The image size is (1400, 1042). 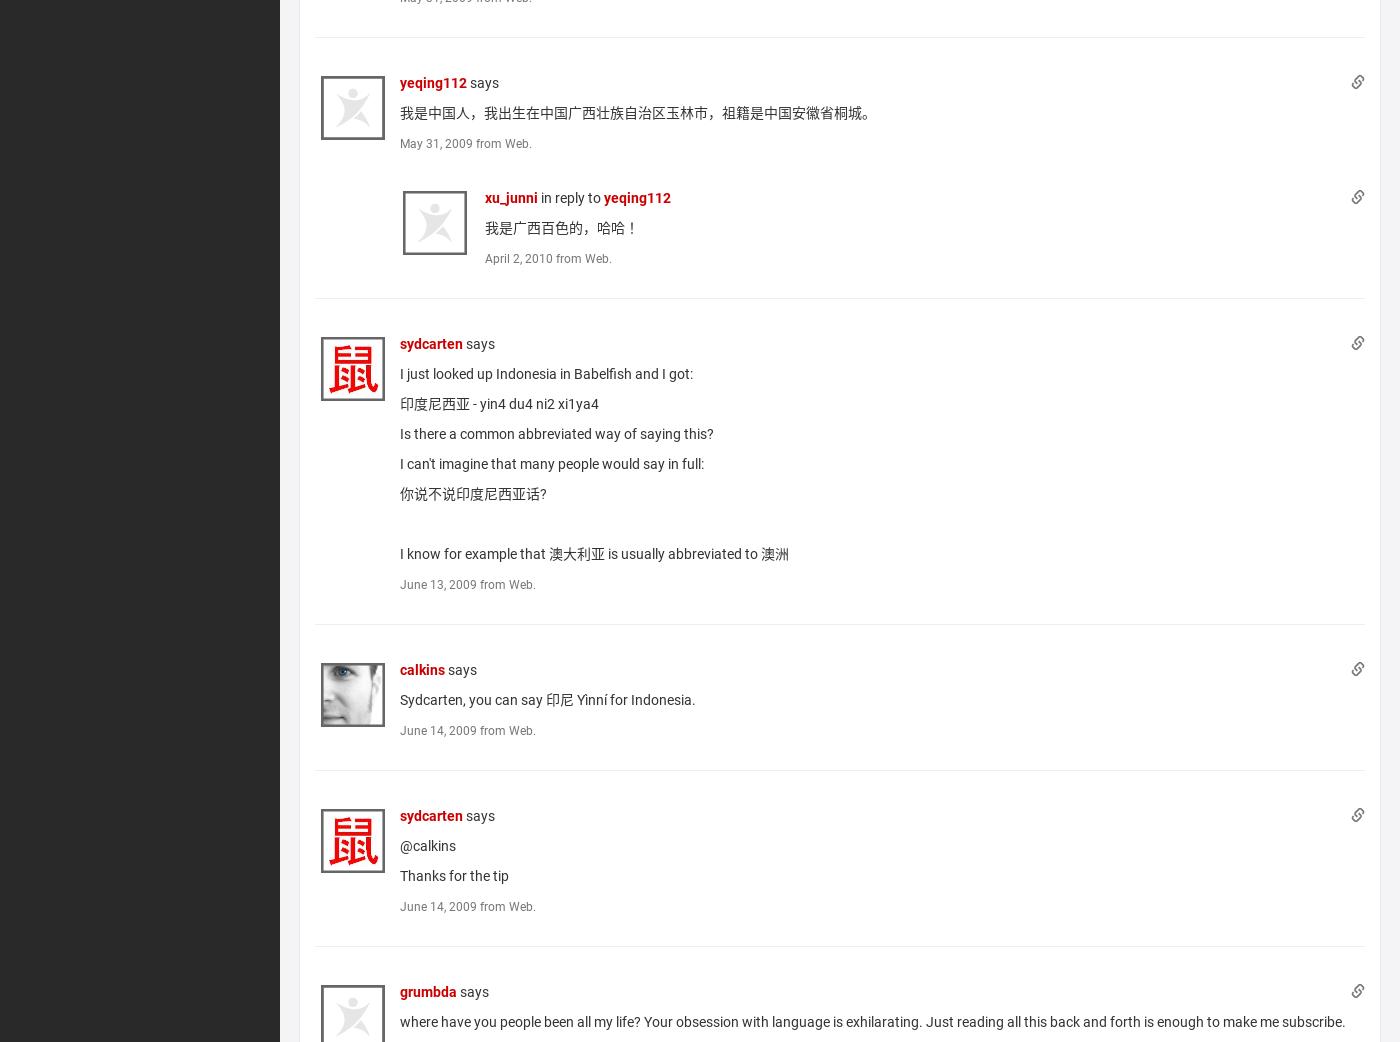 I want to click on 'calkins', so click(x=422, y=668).